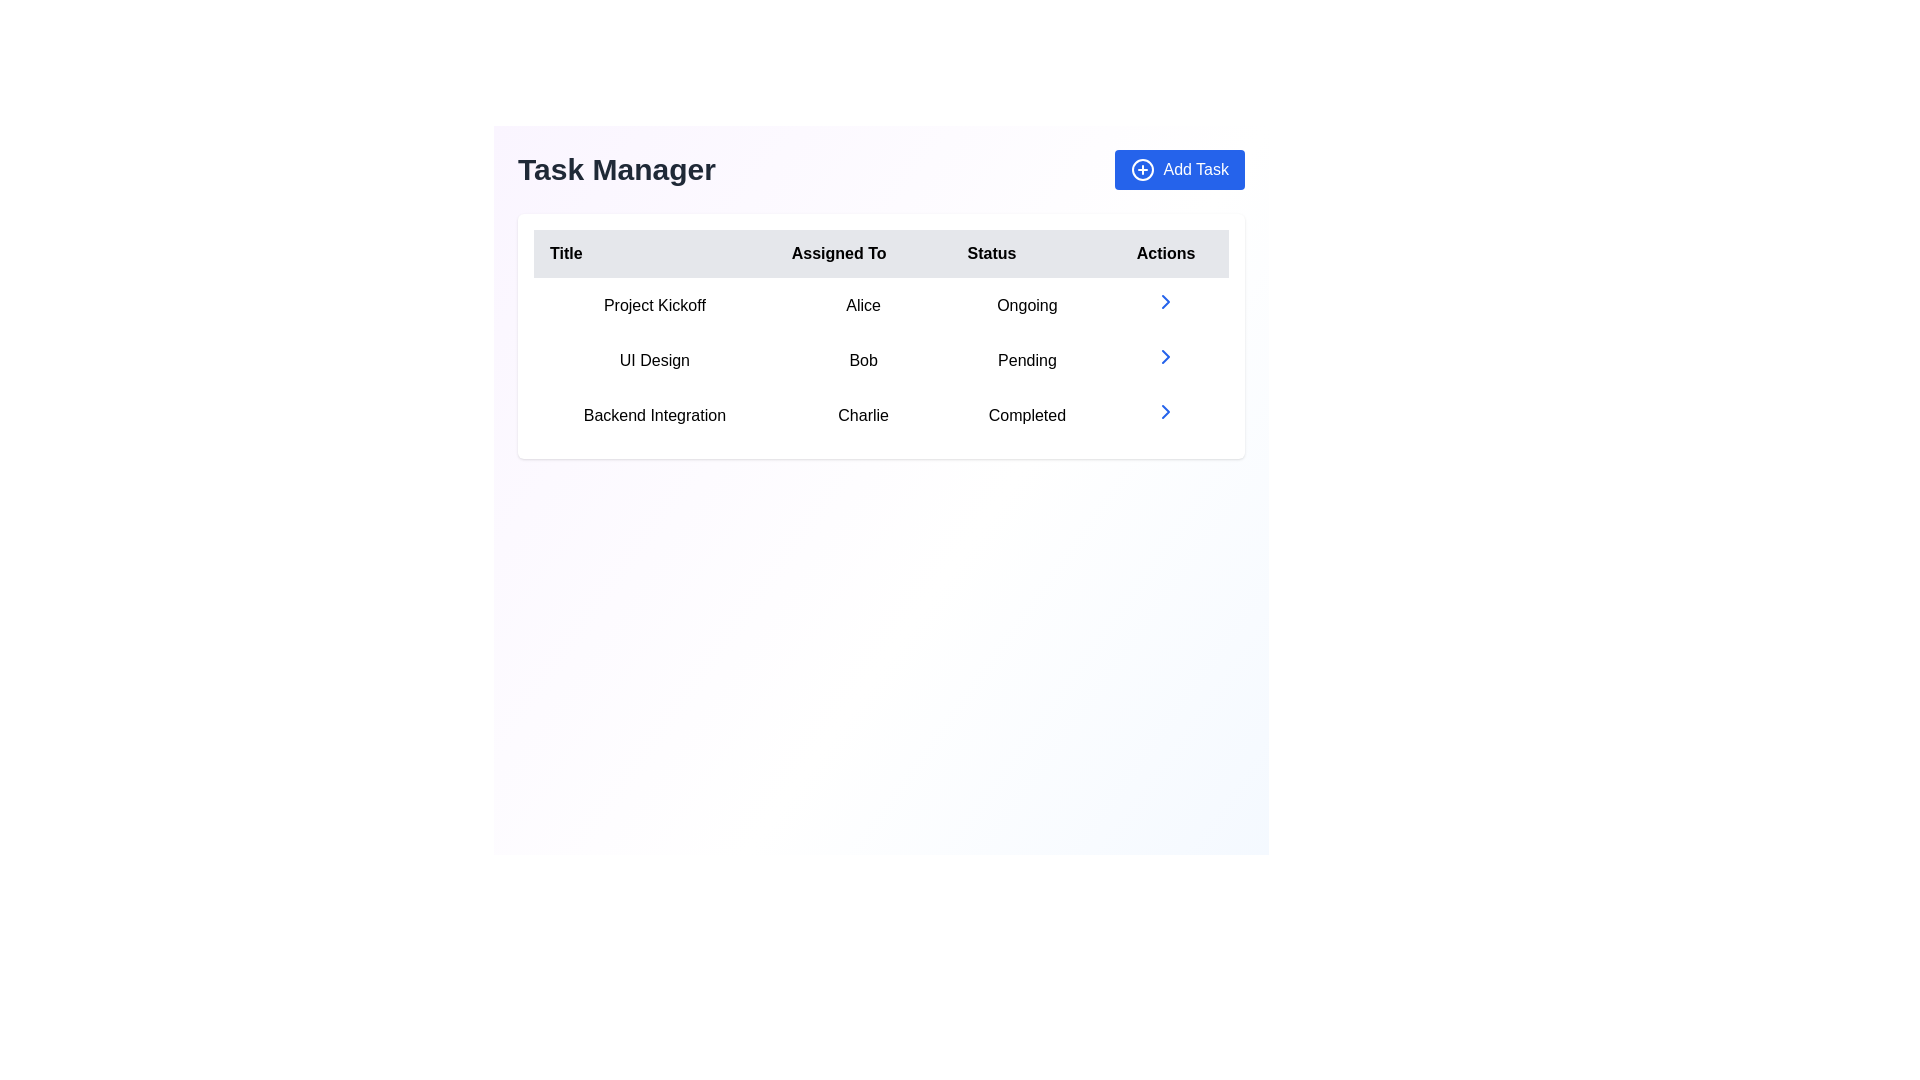  What do you see at coordinates (863, 360) in the screenshot?
I see `the static text element displaying the name 'Bob' in the 'Assigned To' column of the table` at bounding box center [863, 360].